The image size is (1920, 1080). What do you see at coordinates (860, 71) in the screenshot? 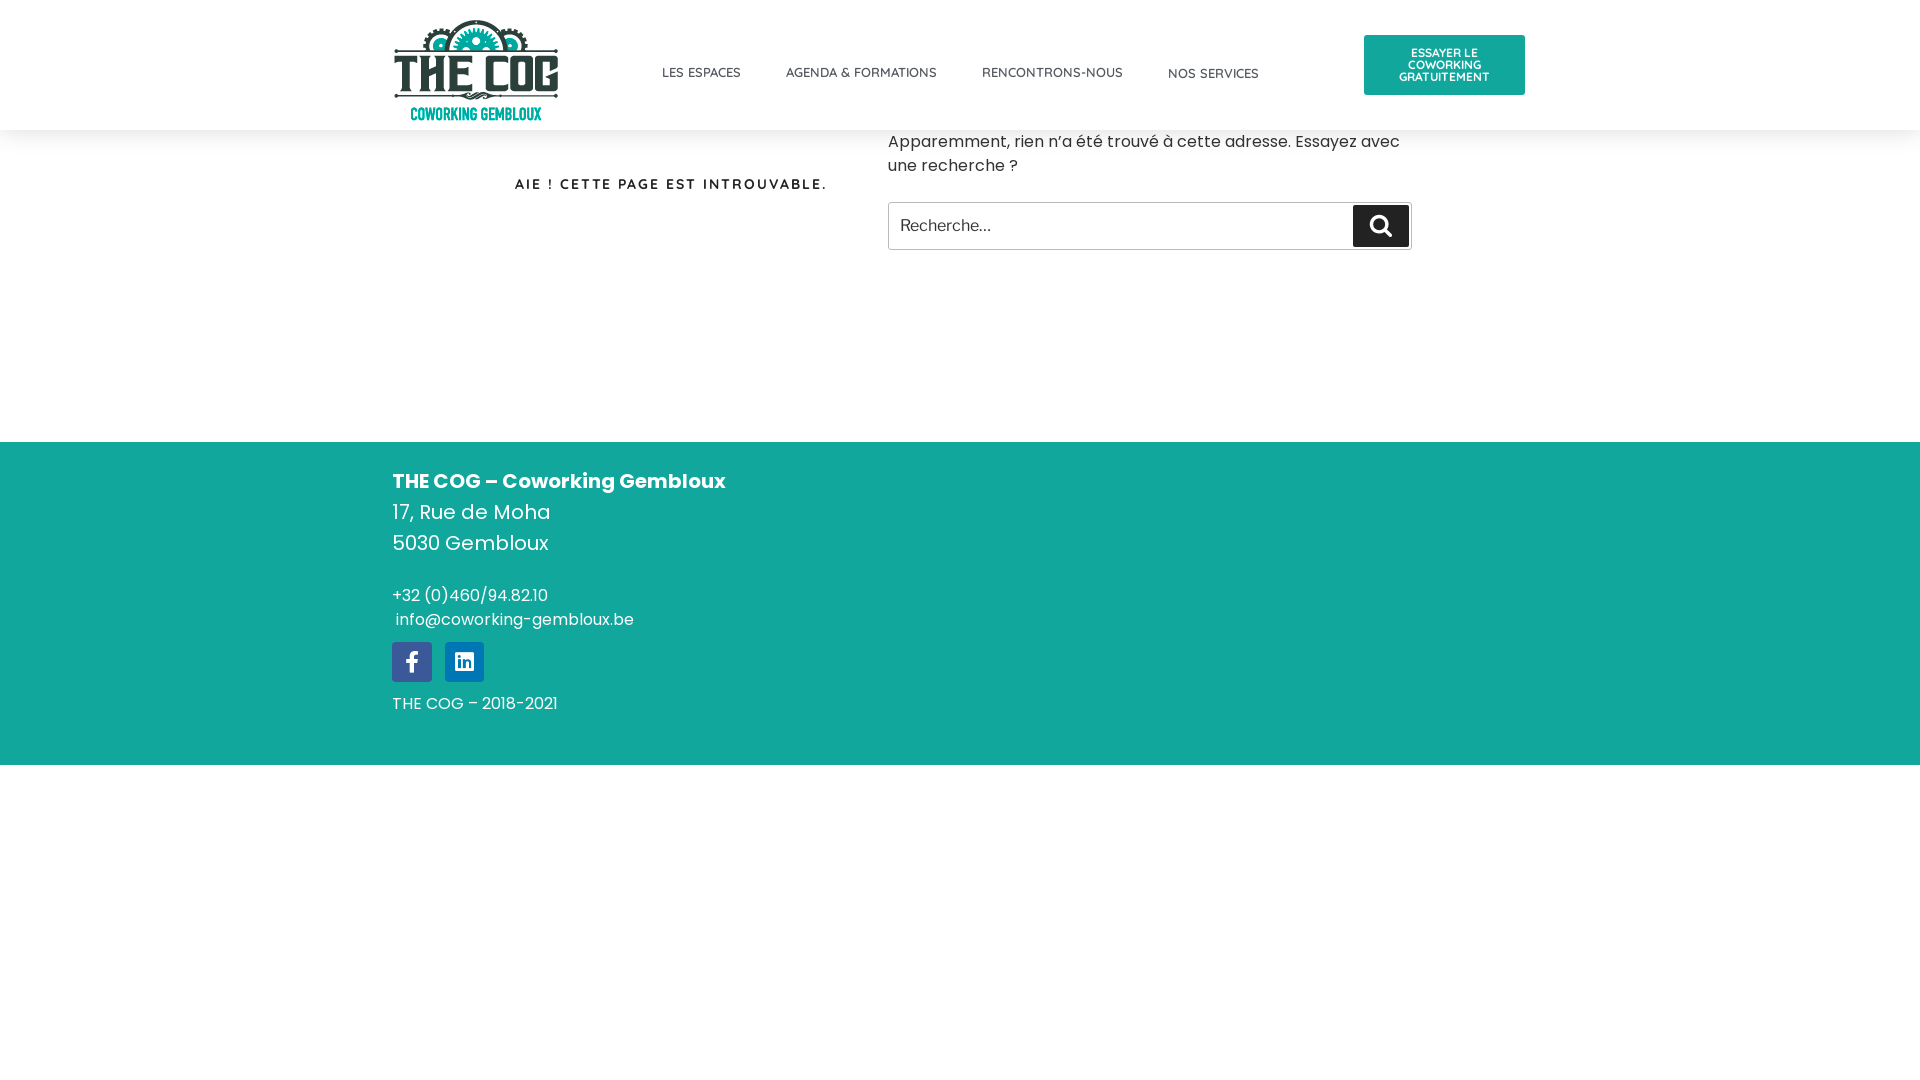
I see `'AGENDA & FORMATIONS'` at bounding box center [860, 71].